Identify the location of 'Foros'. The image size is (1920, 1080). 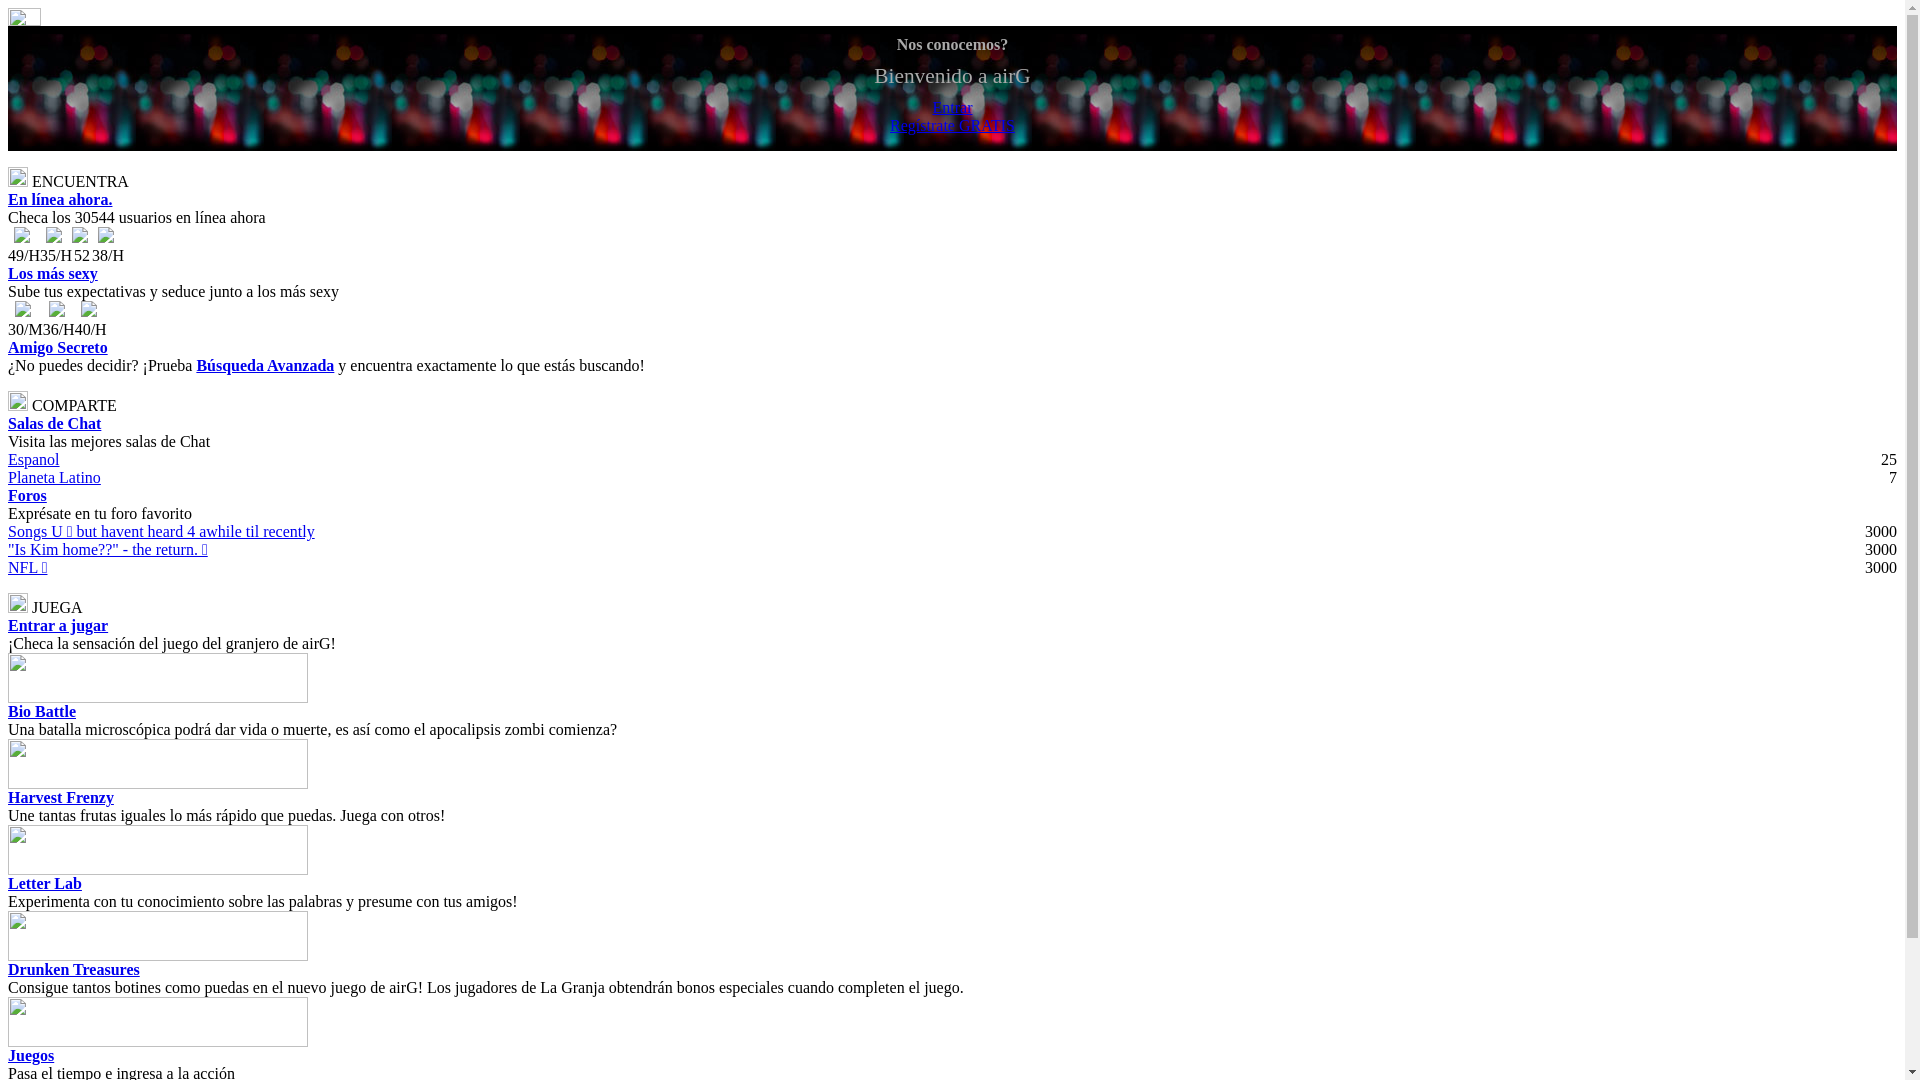
(8, 495).